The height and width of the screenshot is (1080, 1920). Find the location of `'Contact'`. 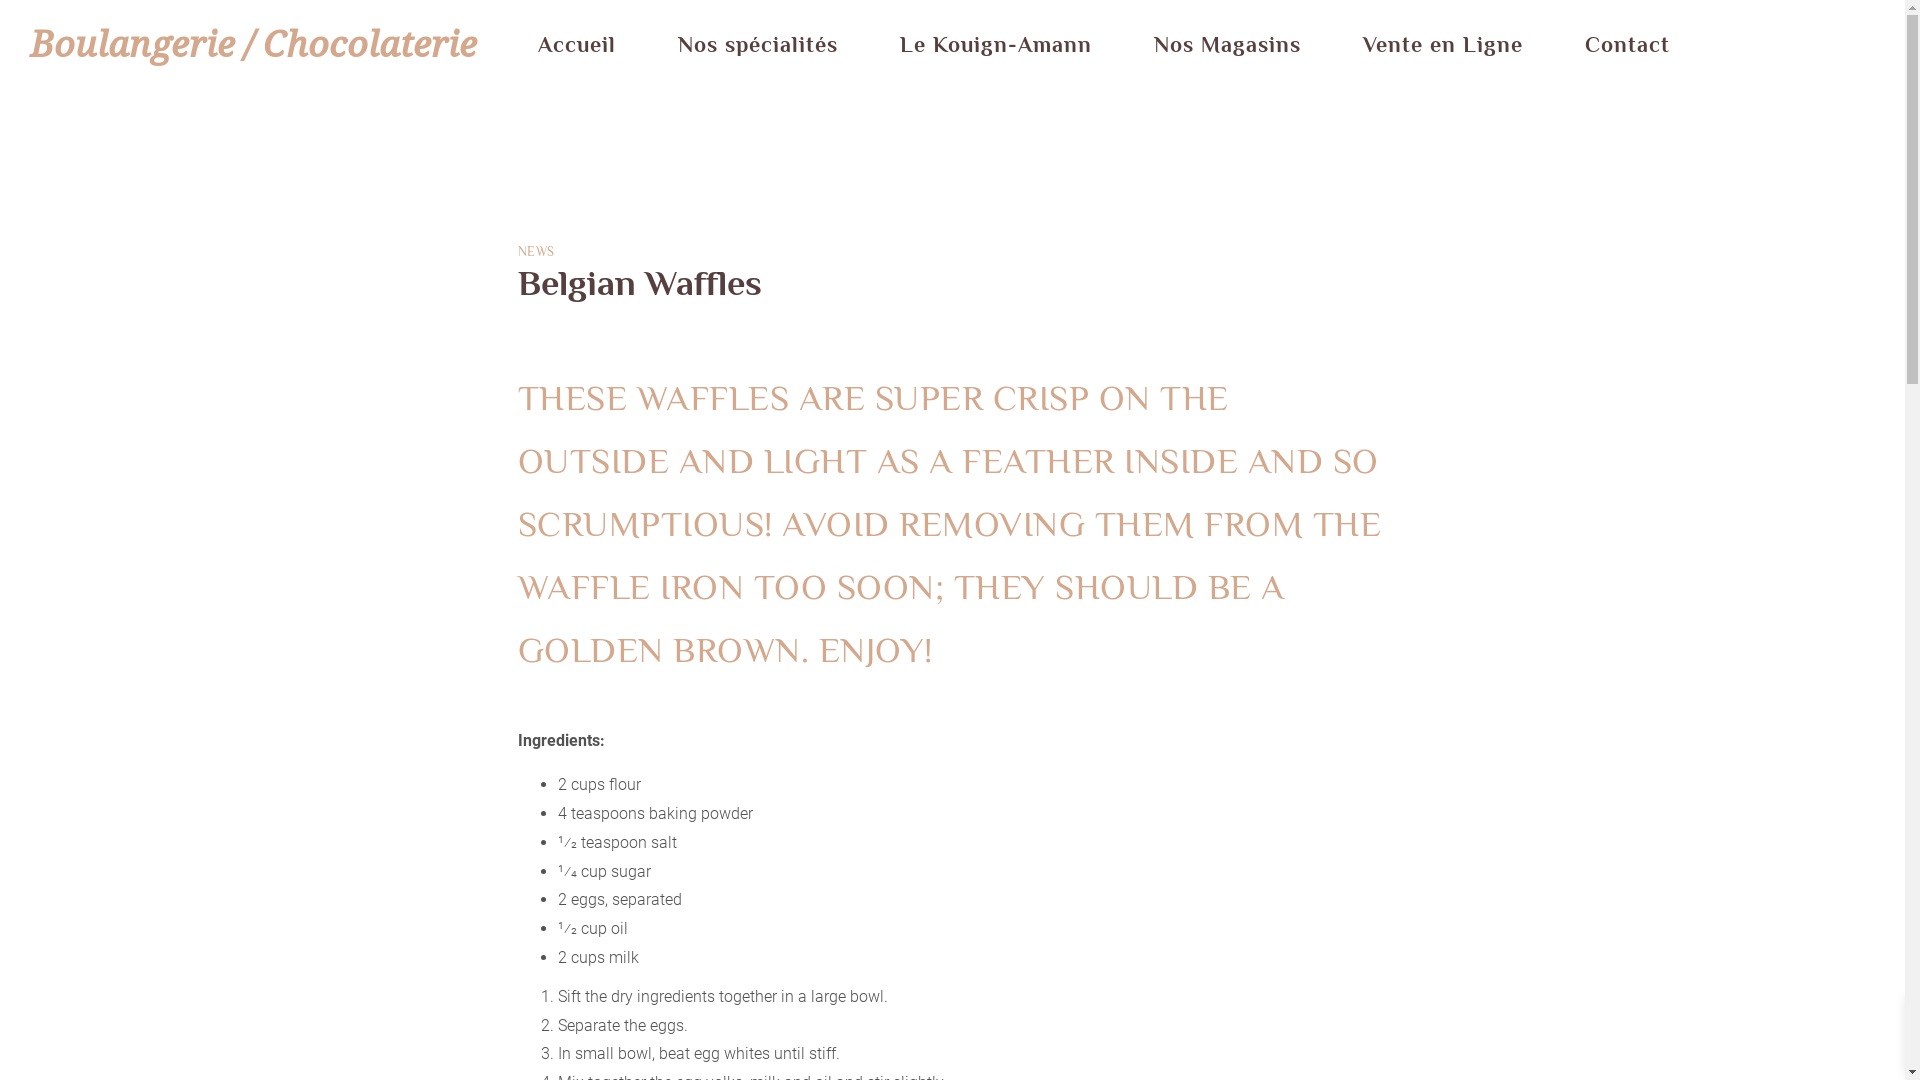

'Contact' is located at coordinates (1627, 45).